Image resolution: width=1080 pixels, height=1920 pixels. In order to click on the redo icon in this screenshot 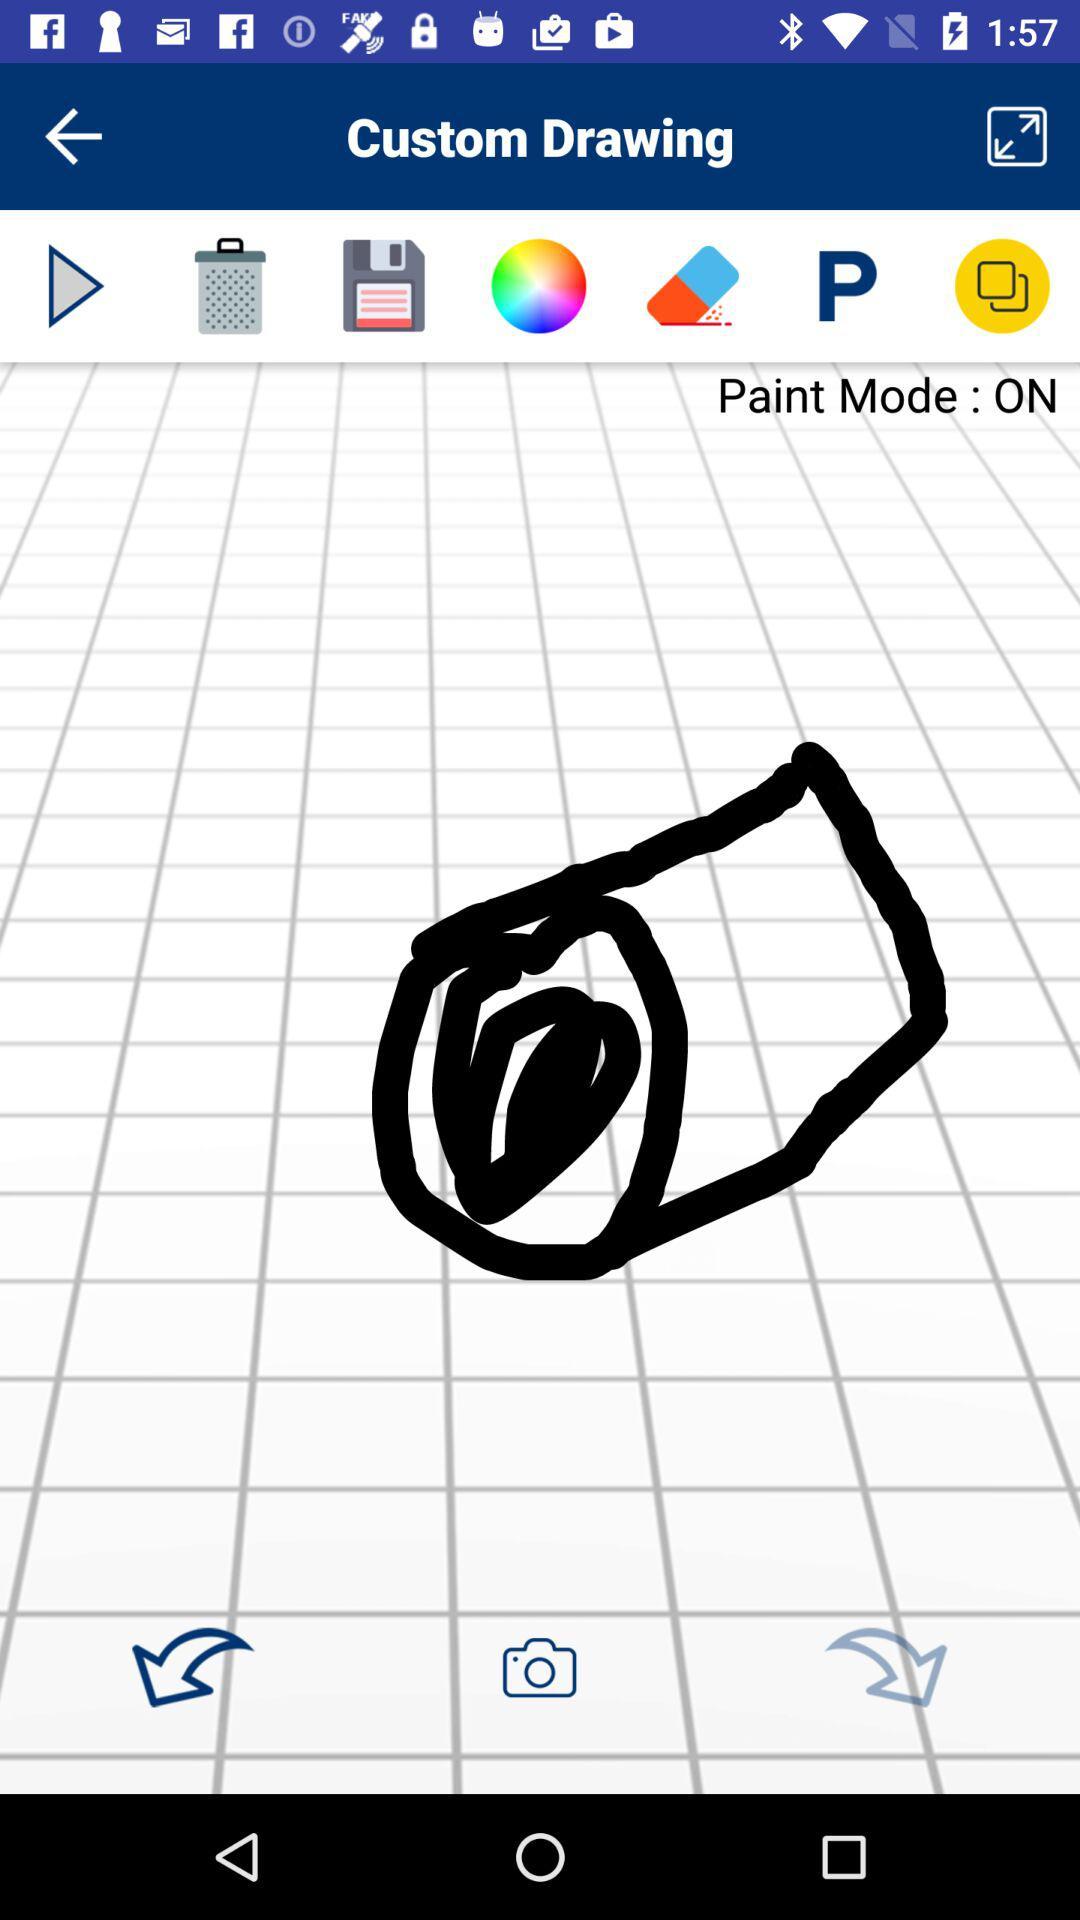, I will do `click(884, 1668)`.